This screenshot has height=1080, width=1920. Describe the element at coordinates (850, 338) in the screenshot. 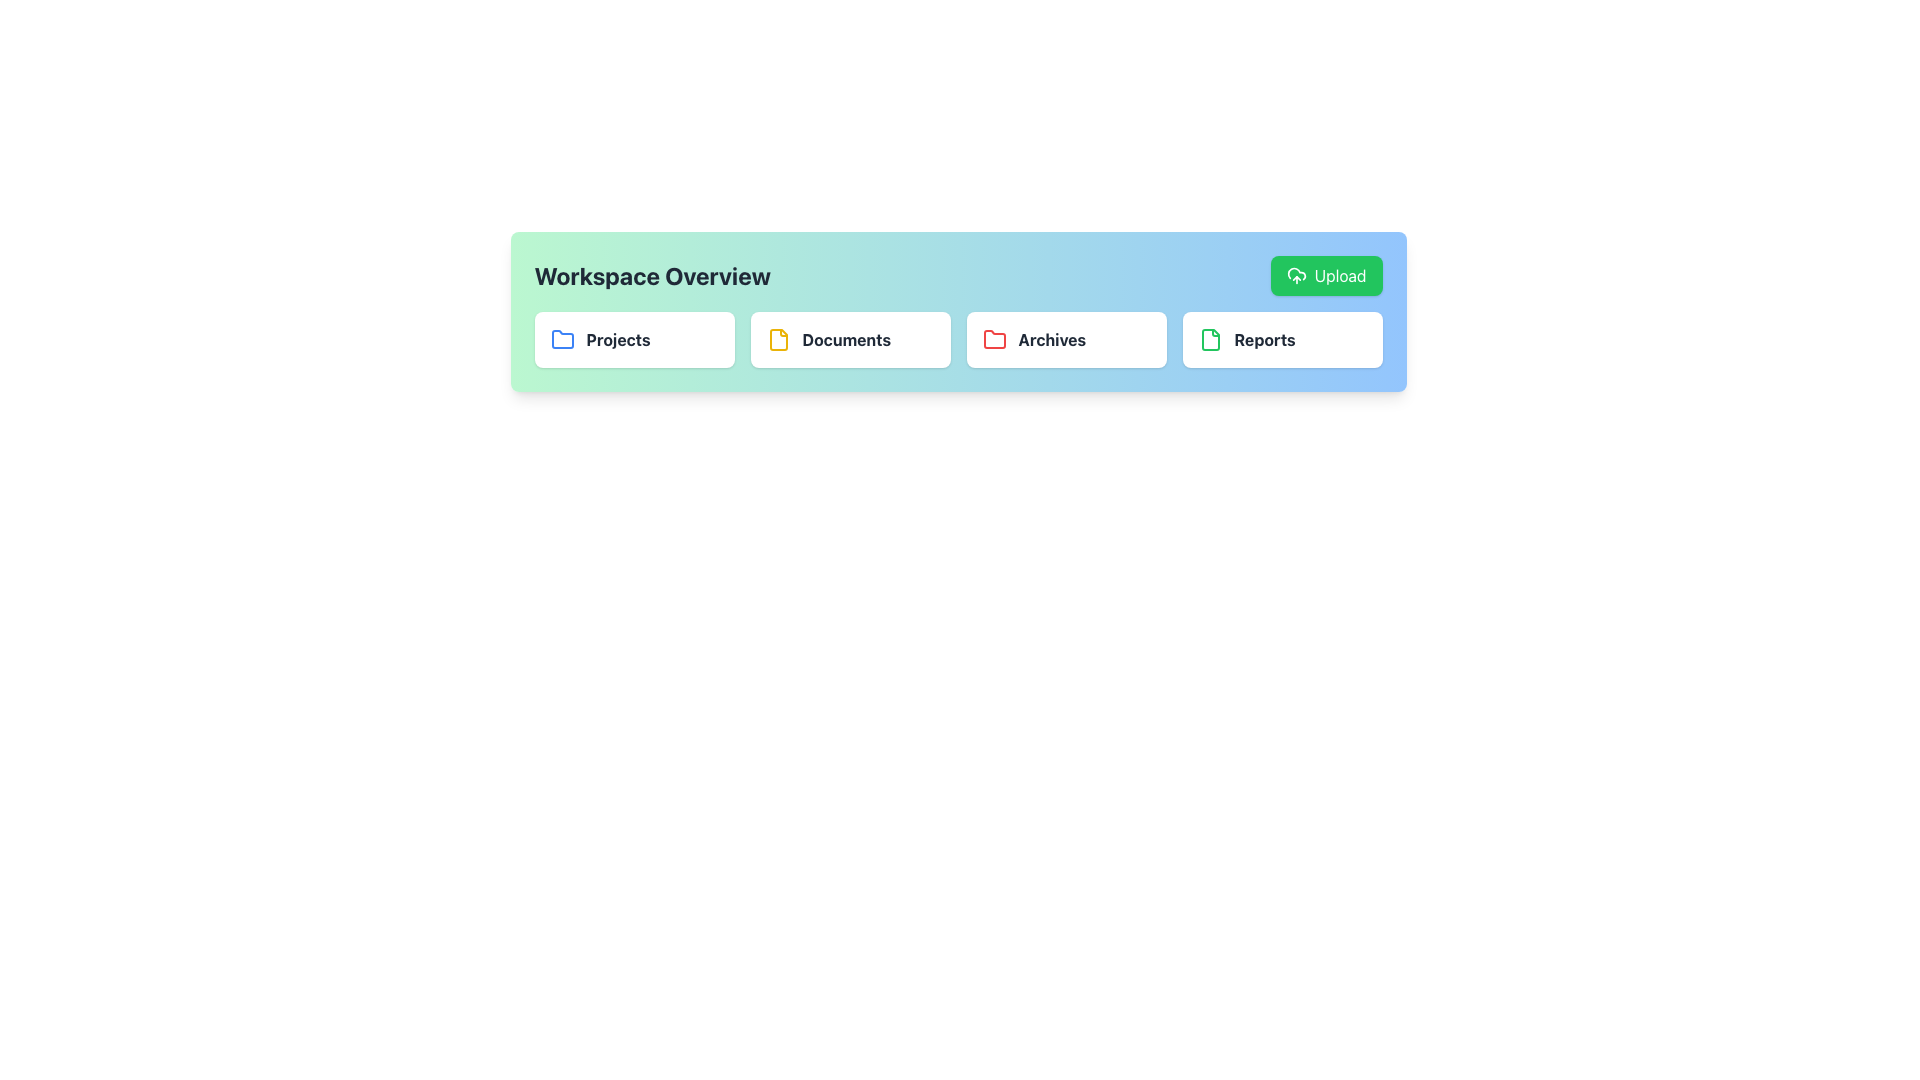

I see `the 'Documents' button` at that location.